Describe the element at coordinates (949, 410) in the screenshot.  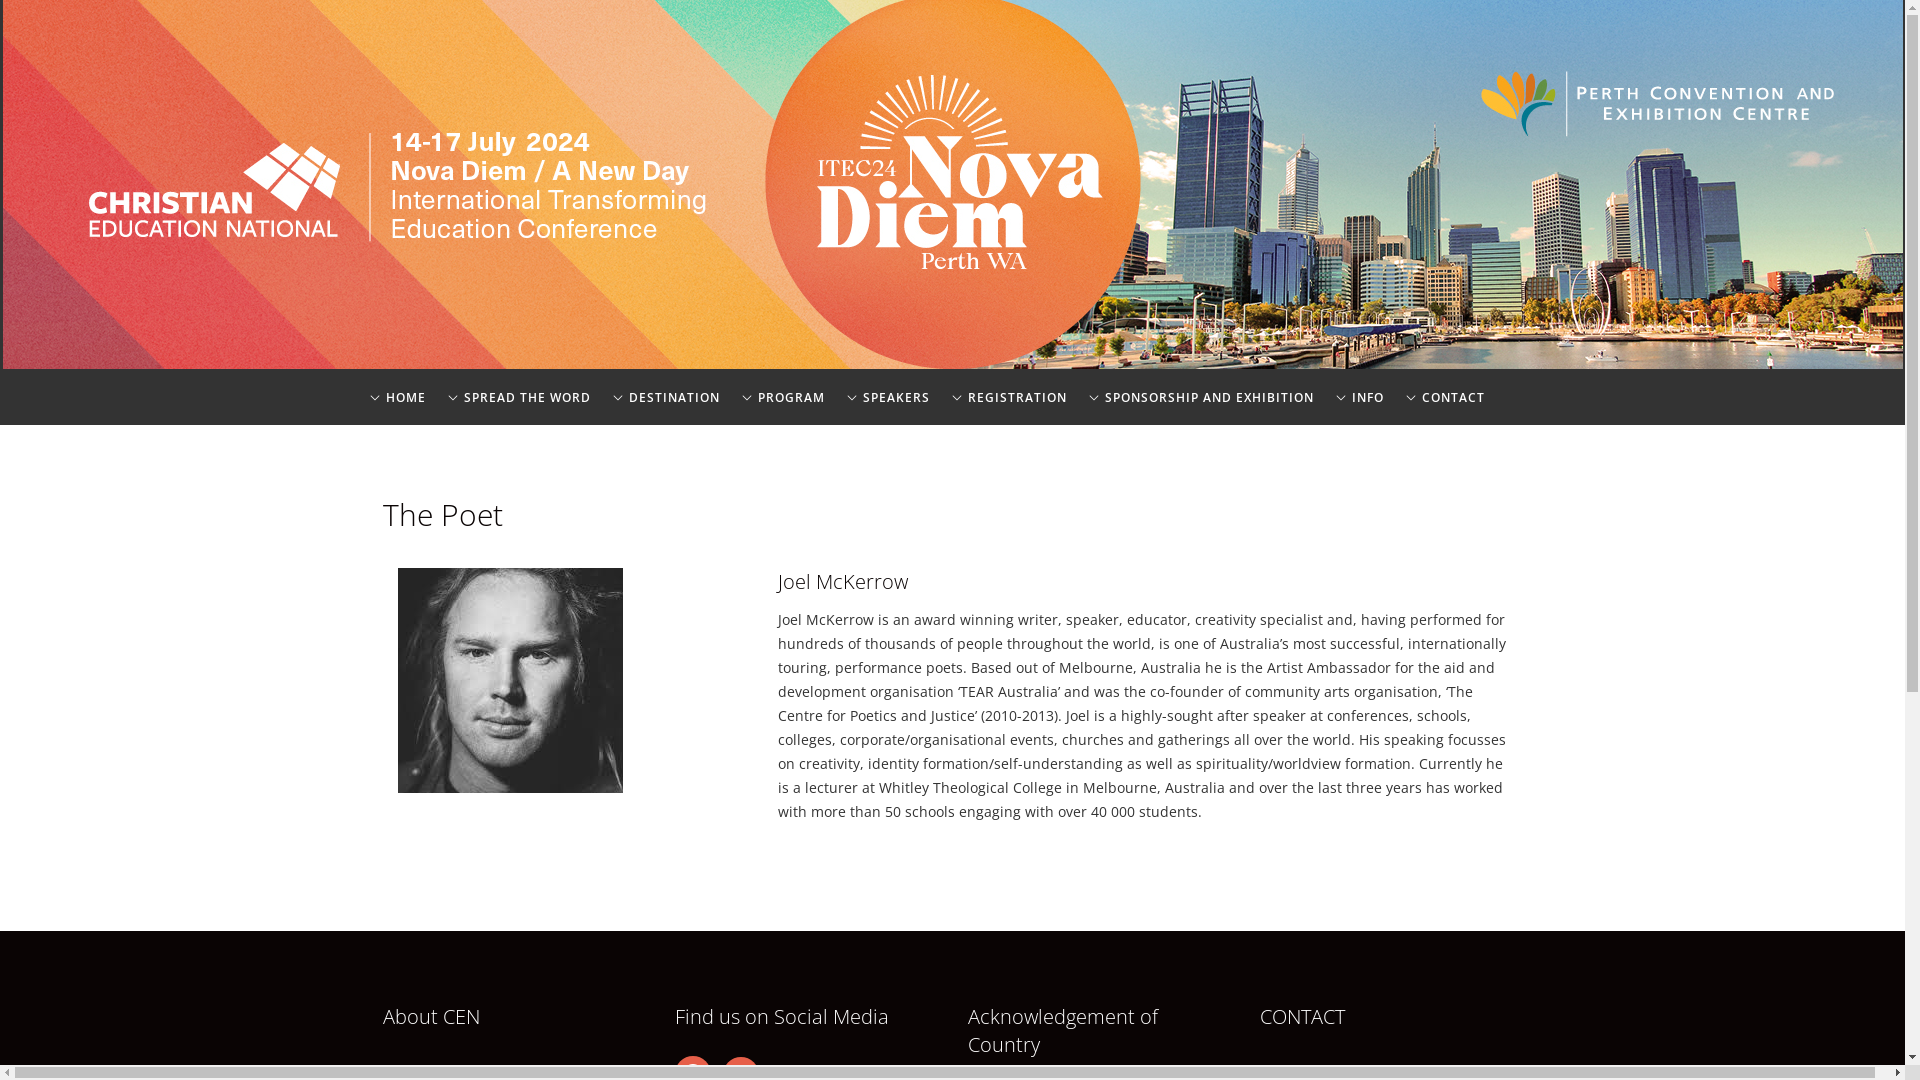
I see `'REGISTRATION'` at that location.